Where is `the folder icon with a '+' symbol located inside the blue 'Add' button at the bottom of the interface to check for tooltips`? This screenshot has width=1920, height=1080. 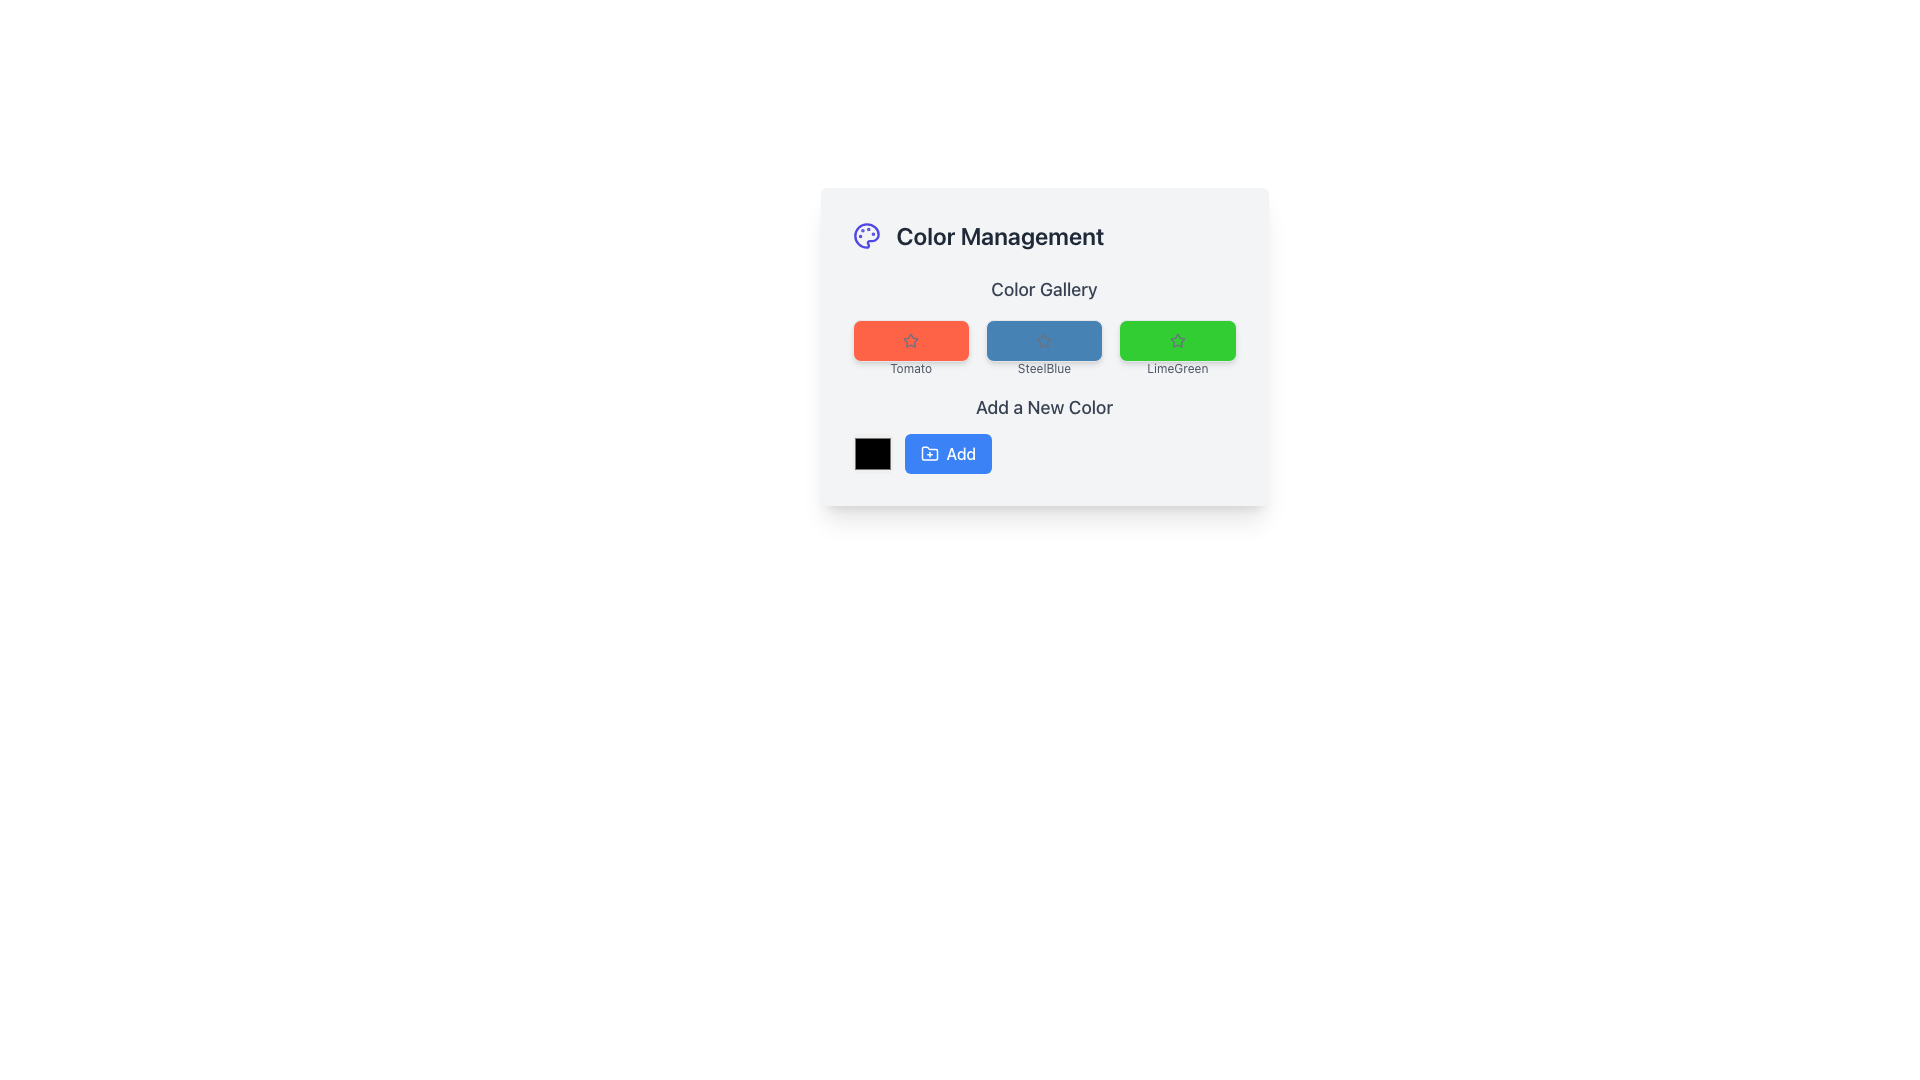 the folder icon with a '+' symbol located inside the blue 'Add' button at the bottom of the interface to check for tooltips is located at coordinates (928, 454).